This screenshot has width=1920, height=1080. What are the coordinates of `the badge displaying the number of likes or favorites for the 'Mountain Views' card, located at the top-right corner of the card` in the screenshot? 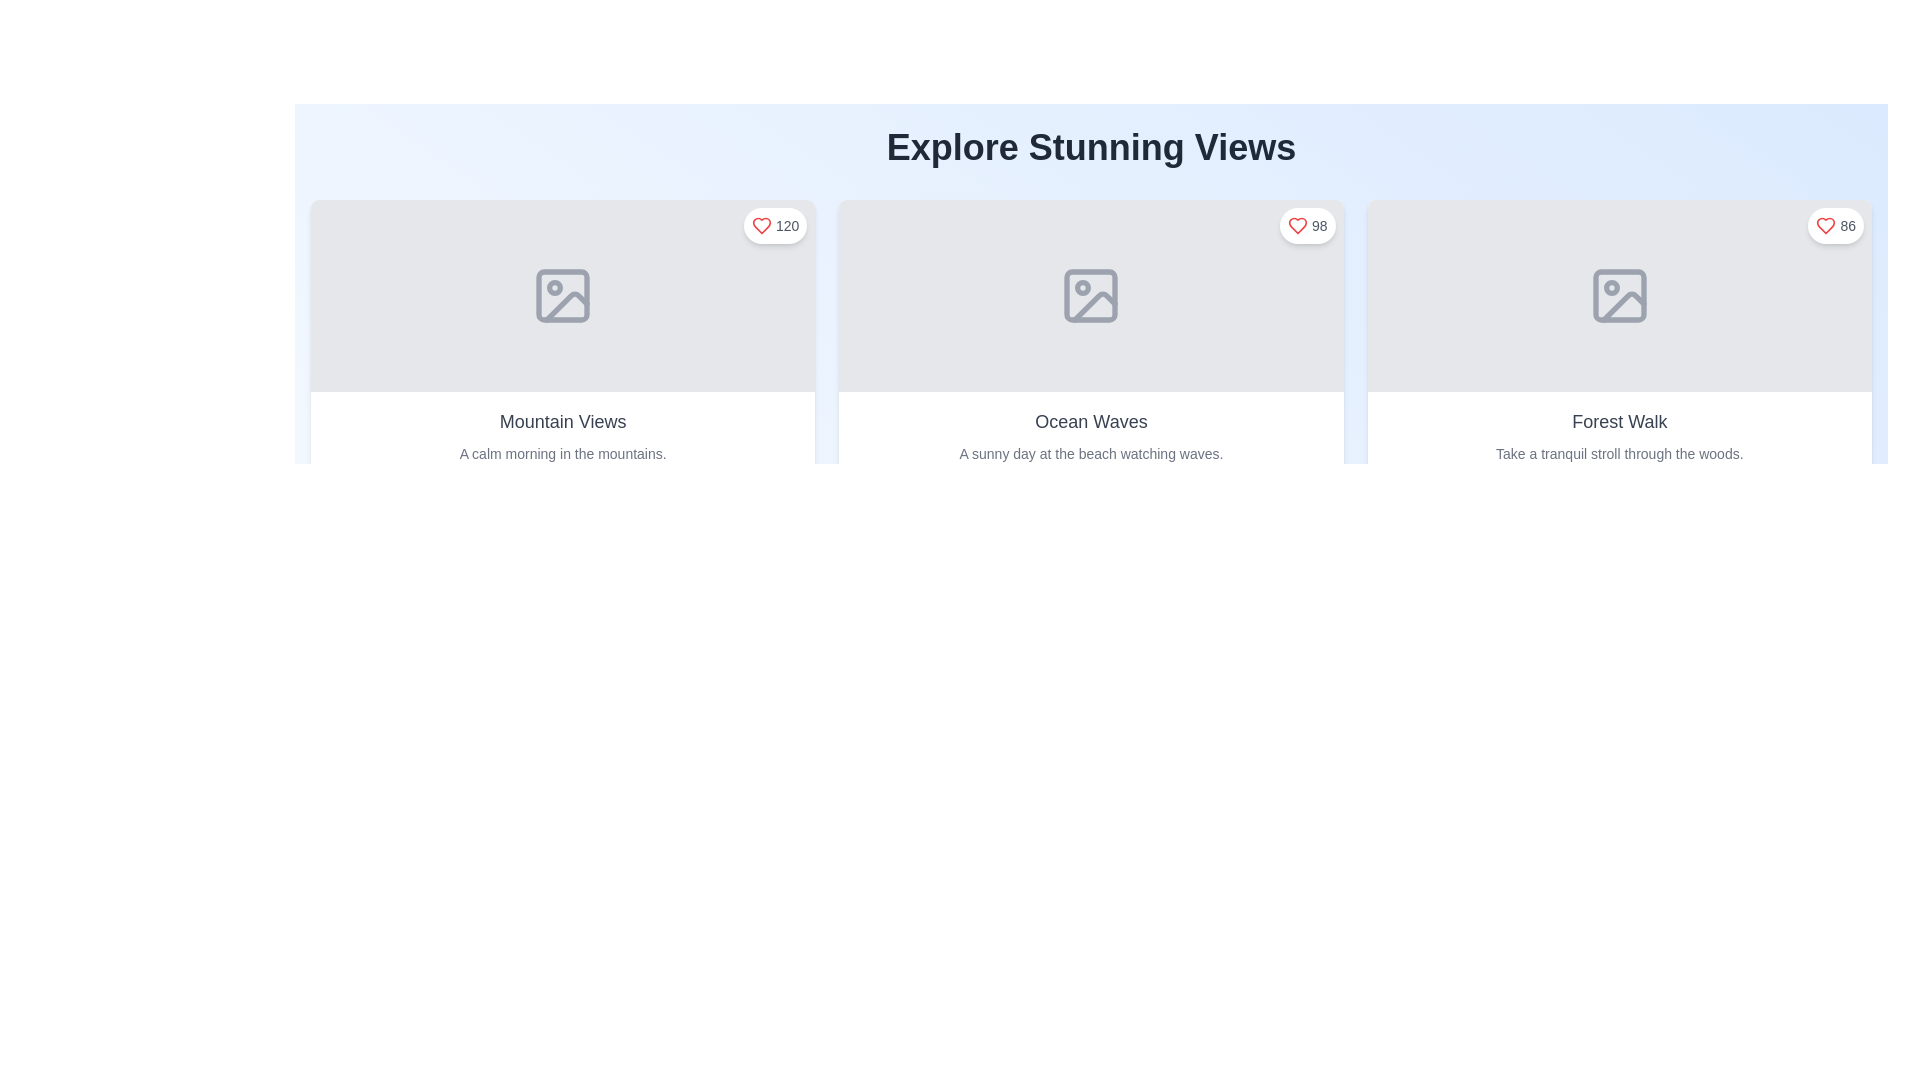 It's located at (774, 225).